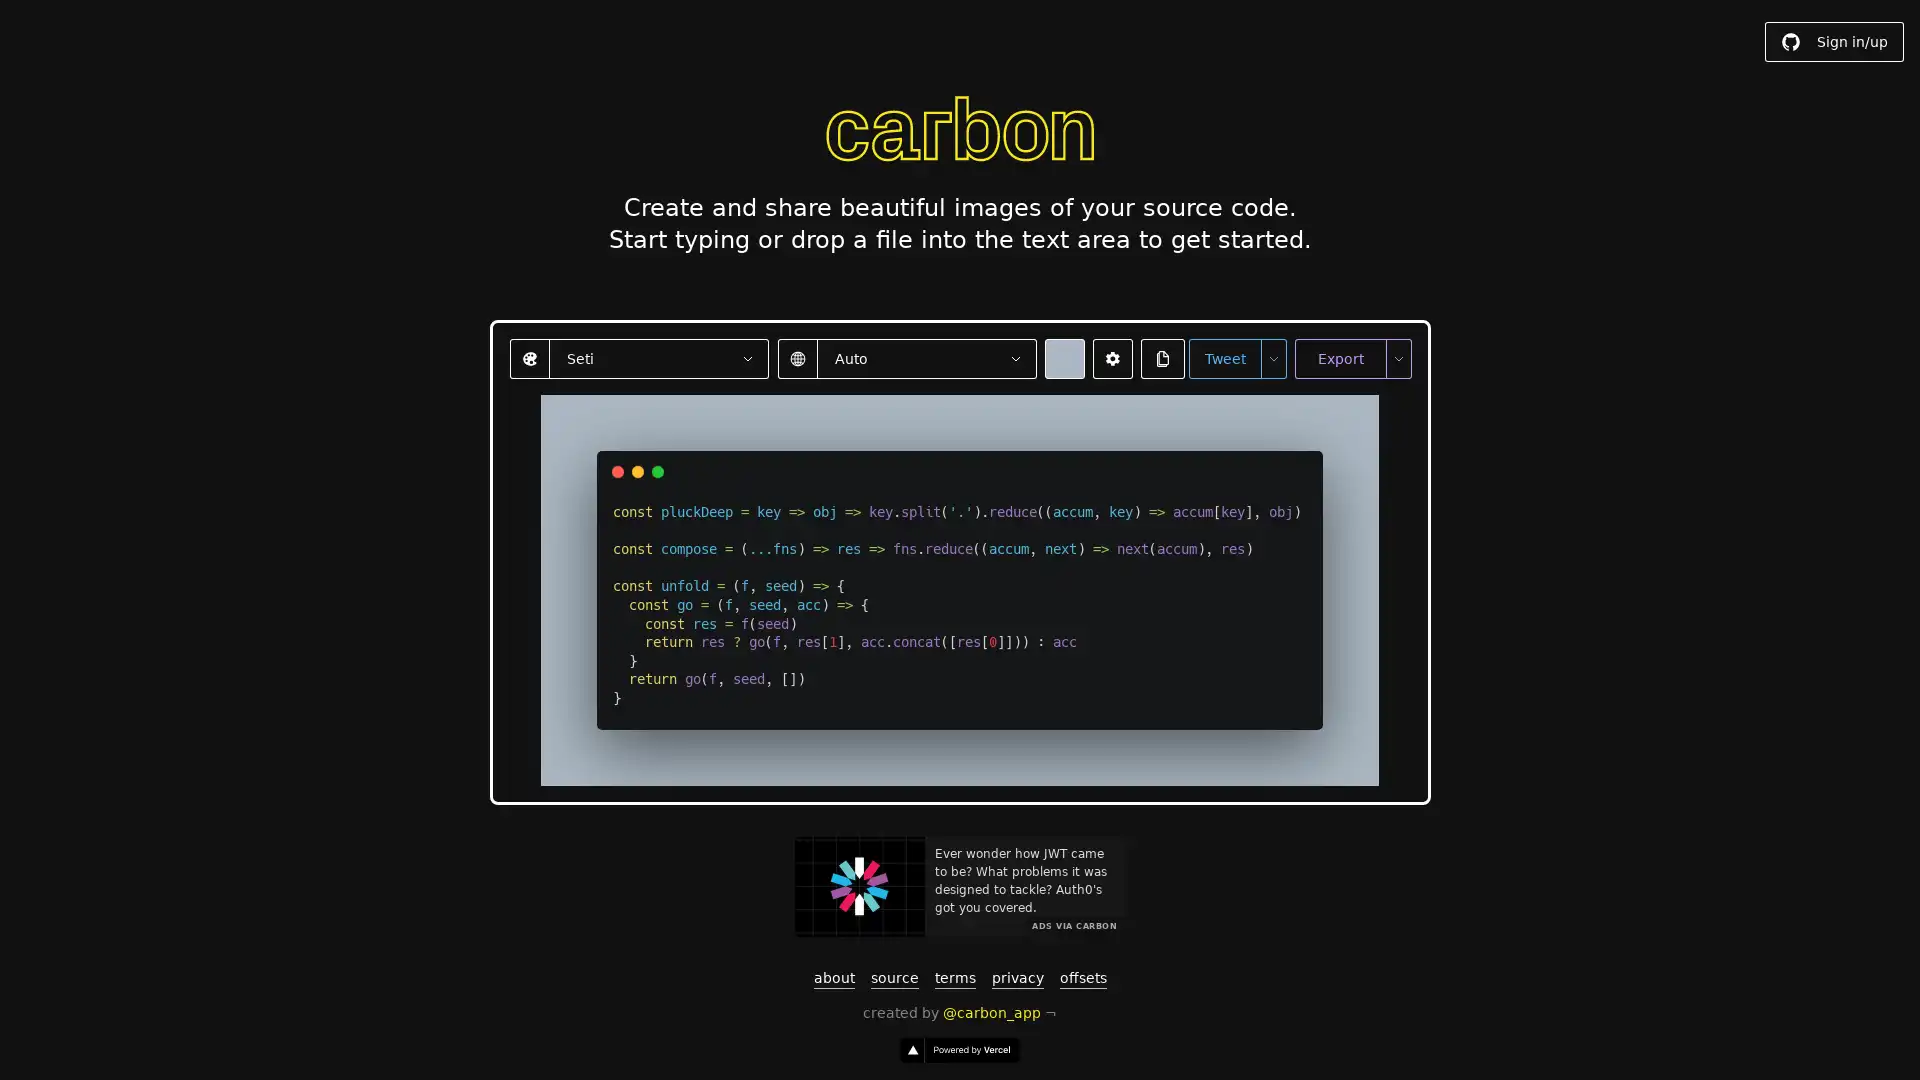  What do you see at coordinates (1111, 357) in the screenshot?
I see `Settings Menu` at bounding box center [1111, 357].